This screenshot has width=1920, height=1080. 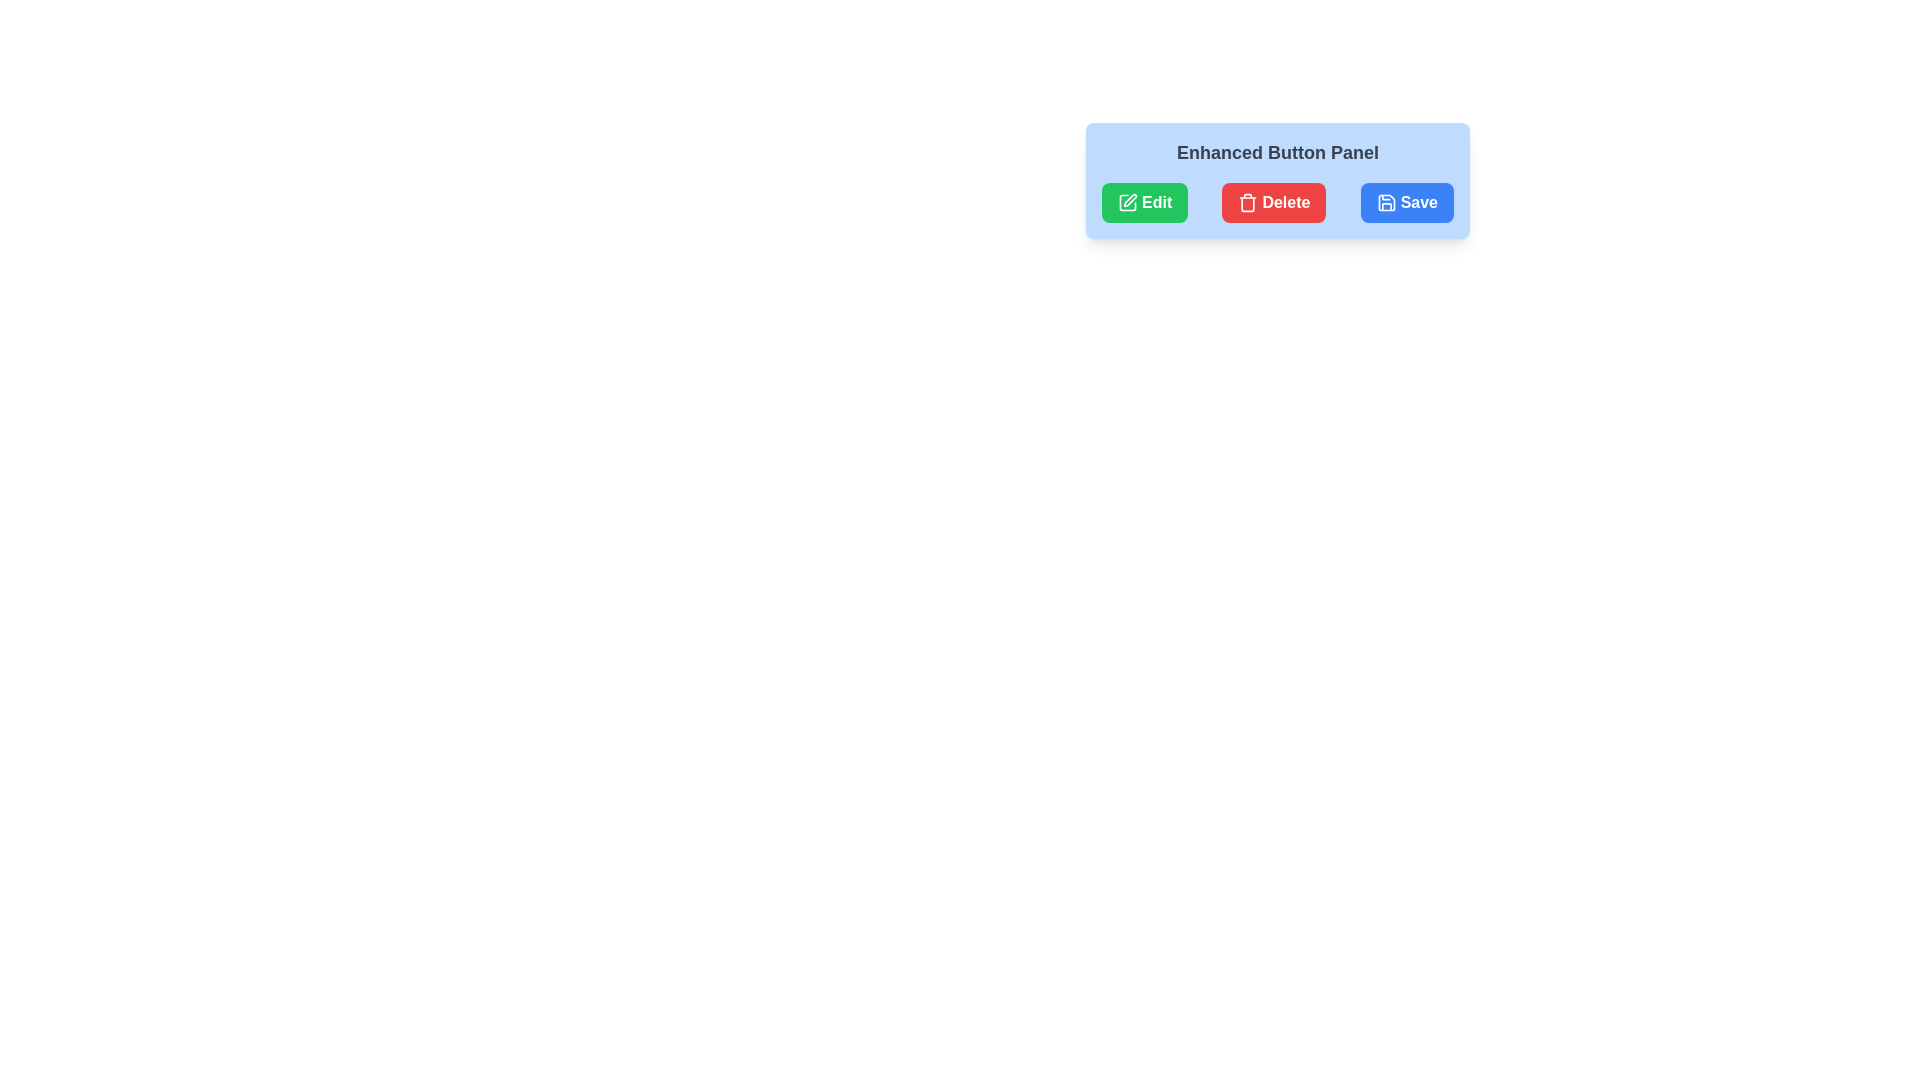 I want to click on the trash can icon located within the 'Delete' button, which has a black outline and is styled with white text on a rounded rectangle shape, so click(x=1247, y=203).